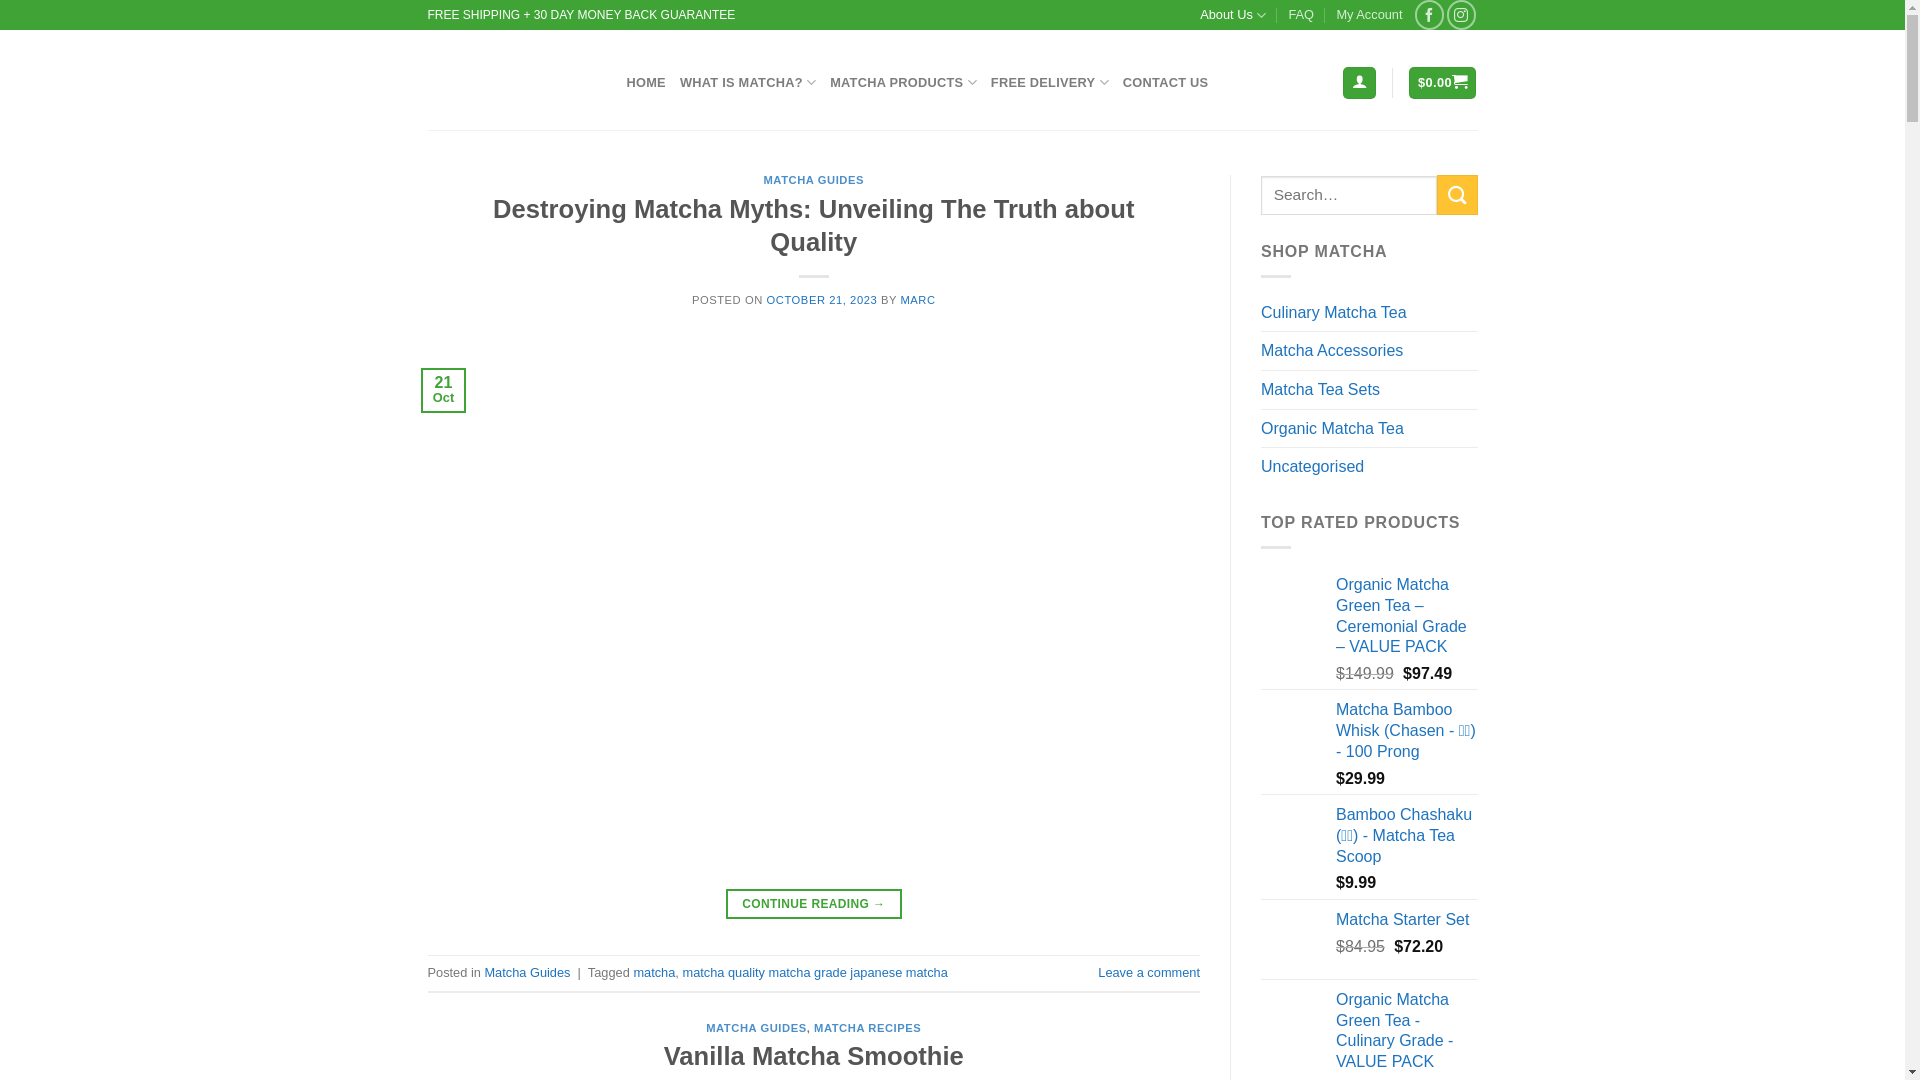 The width and height of the screenshot is (1920, 1080). What do you see at coordinates (747, 81) in the screenshot?
I see `'WHAT IS MATCHA?'` at bounding box center [747, 81].